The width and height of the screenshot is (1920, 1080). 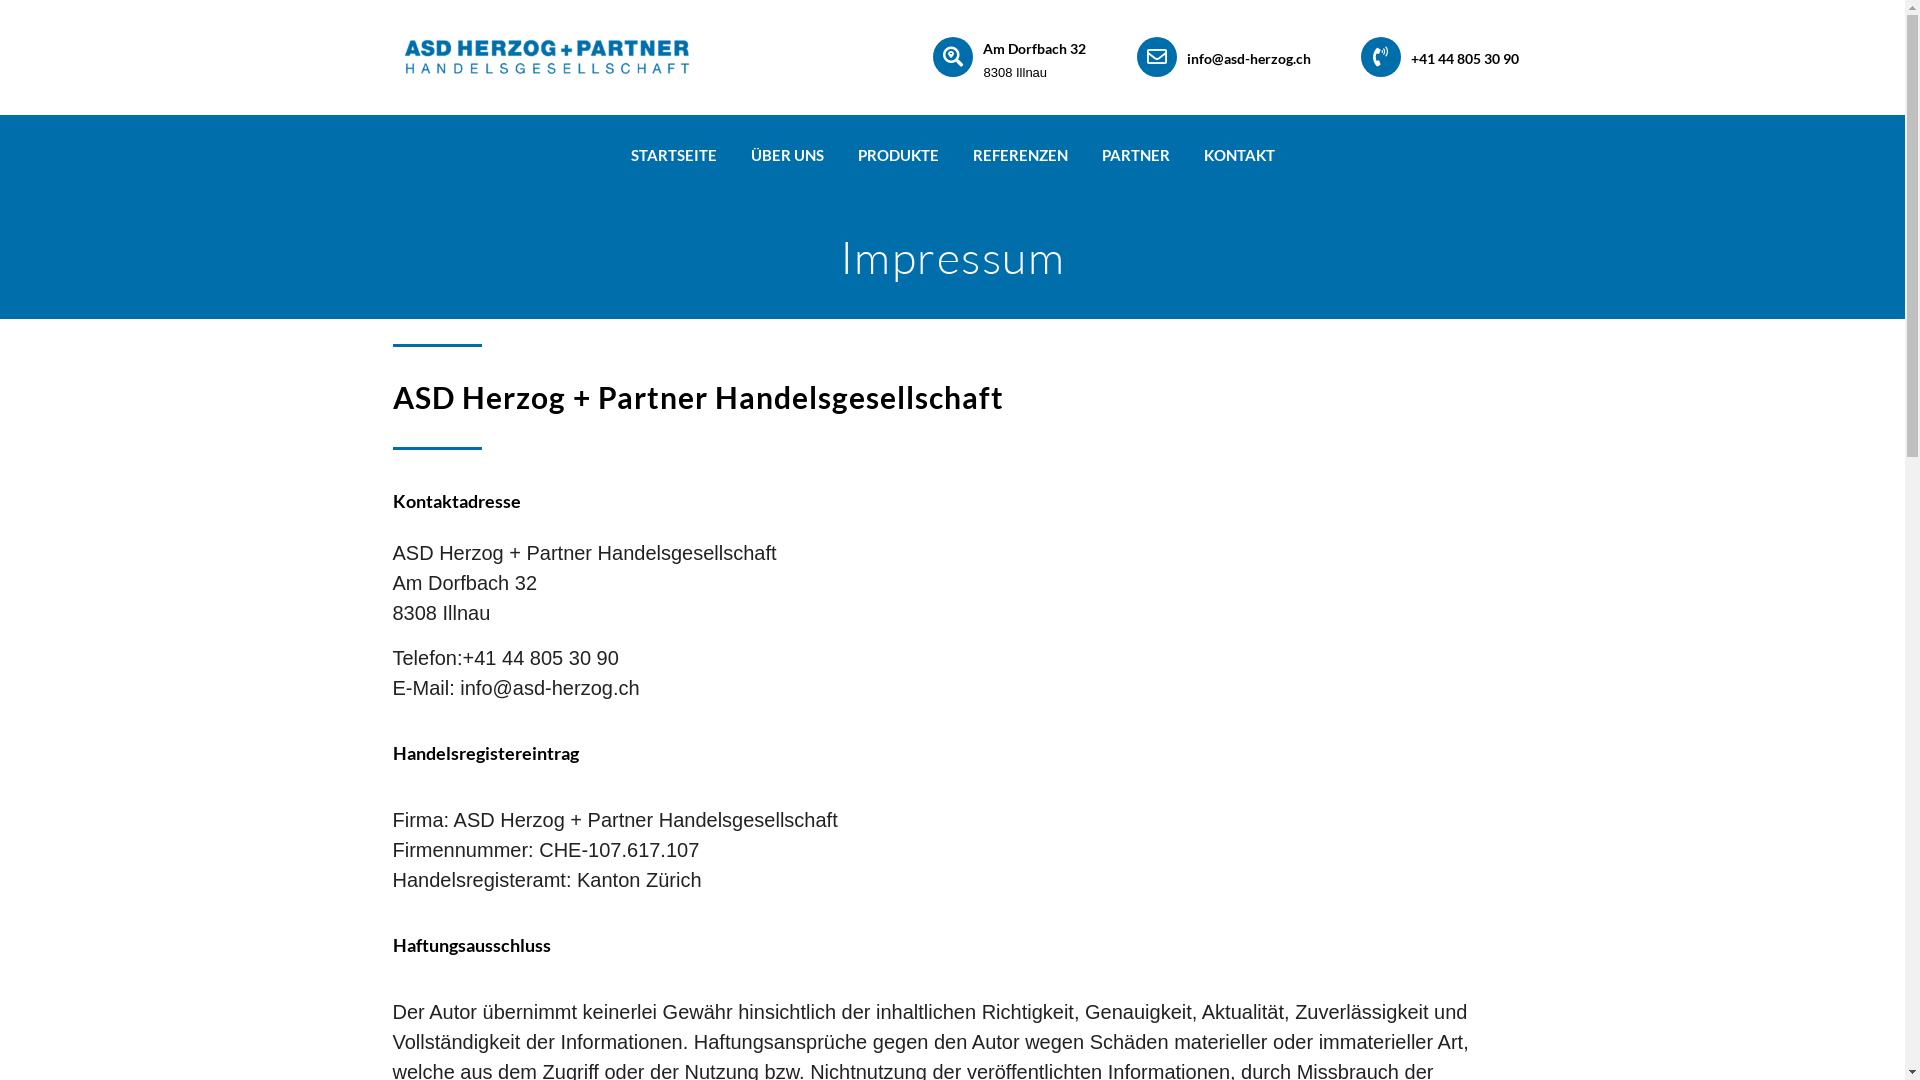 What do you see at coordinates (1237, 153) in the screenshot?
I see `'KONTAKT'` at bounding box center [1237, 153].